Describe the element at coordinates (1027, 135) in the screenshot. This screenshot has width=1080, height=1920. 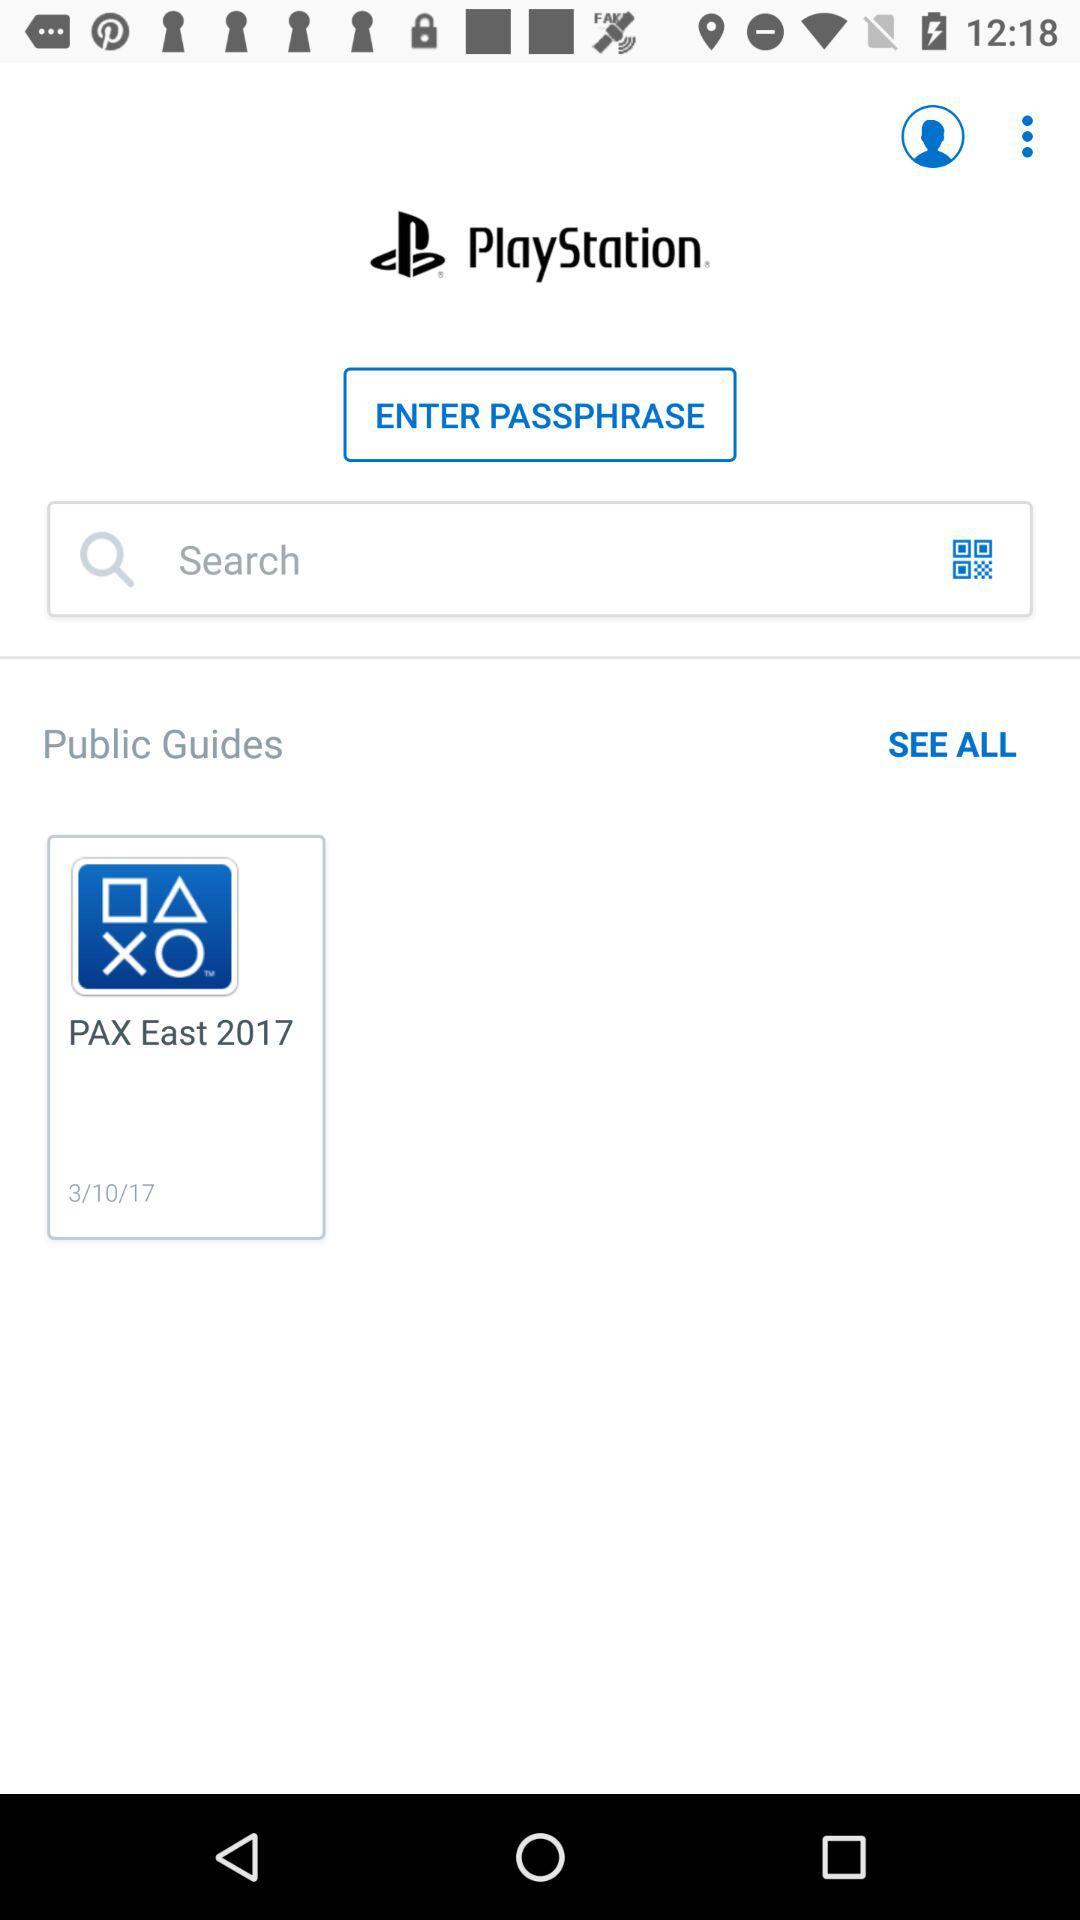
I see `icon in the top right corner` at that location.